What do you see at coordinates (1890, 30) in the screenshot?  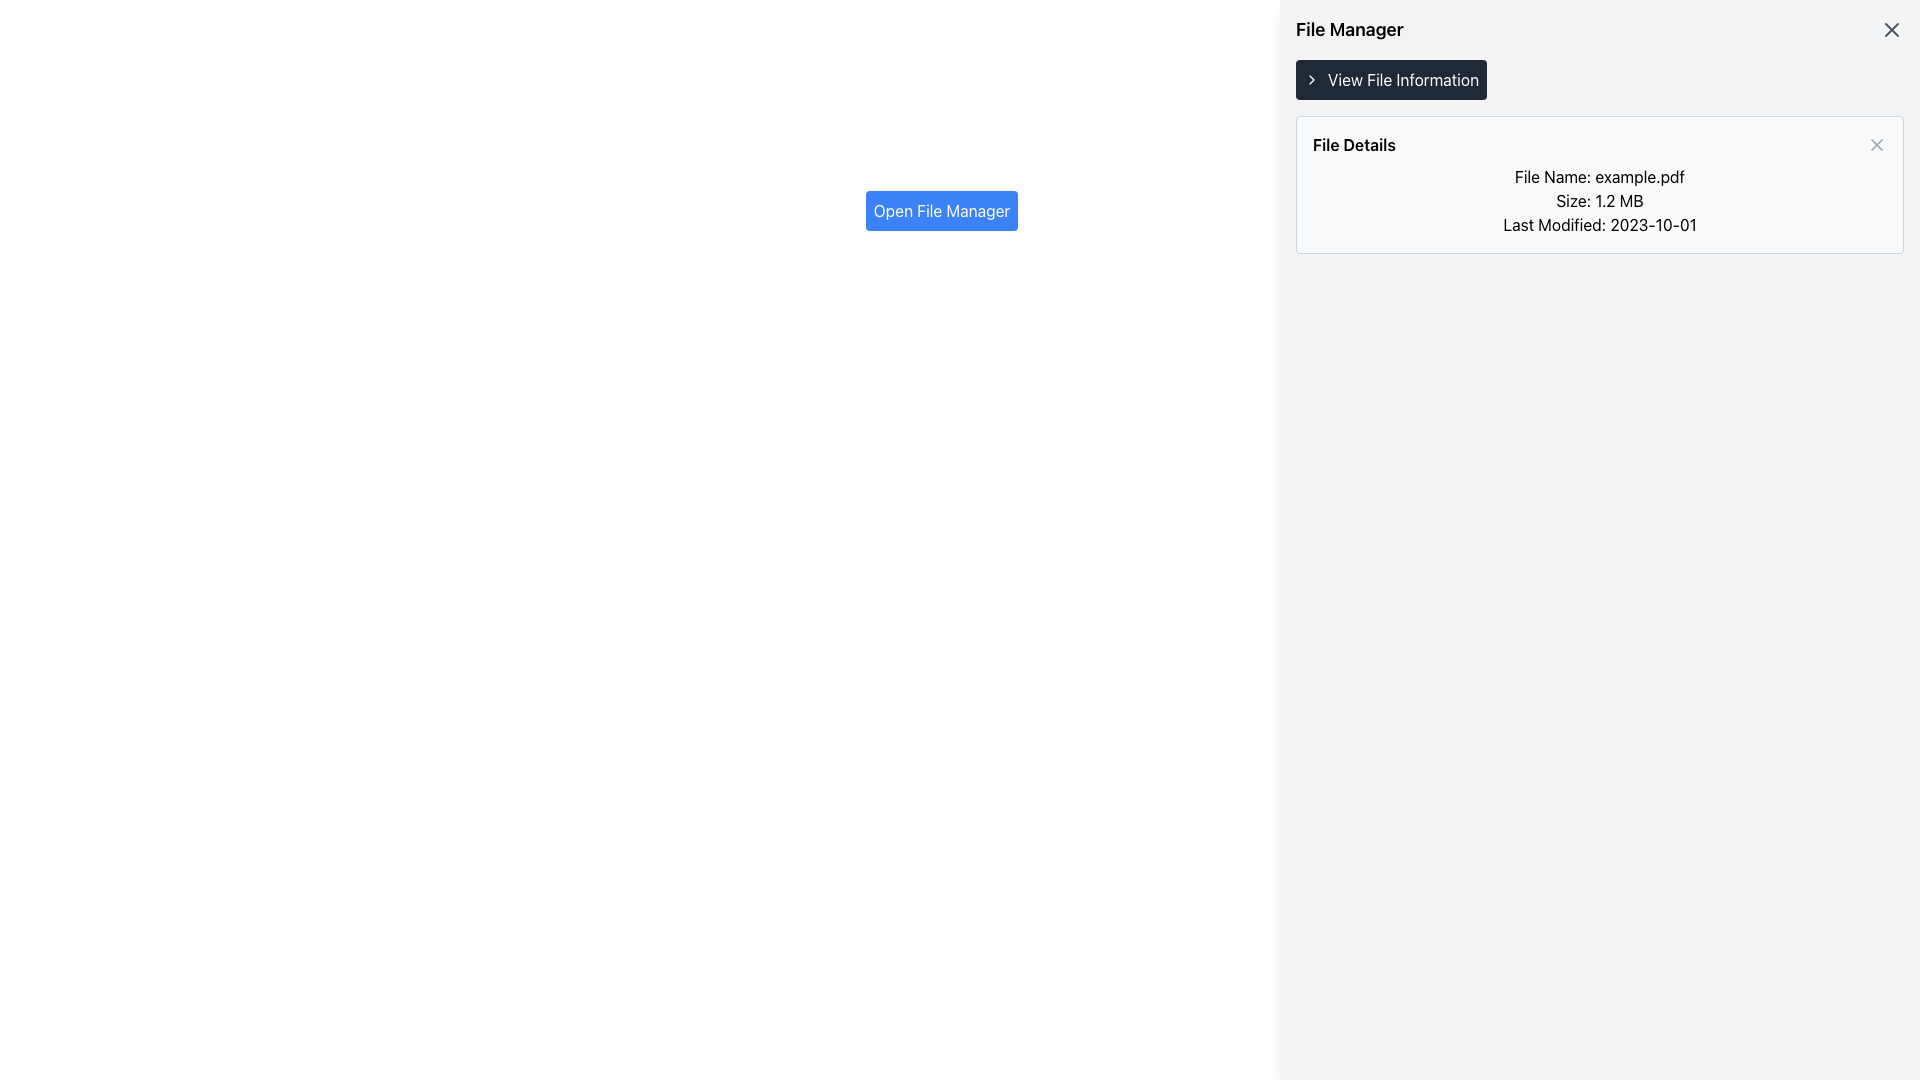 I see `the dark gray cross-shaped button located in the top right corner of the File Manager panel` at bounding box center [1890, 30].